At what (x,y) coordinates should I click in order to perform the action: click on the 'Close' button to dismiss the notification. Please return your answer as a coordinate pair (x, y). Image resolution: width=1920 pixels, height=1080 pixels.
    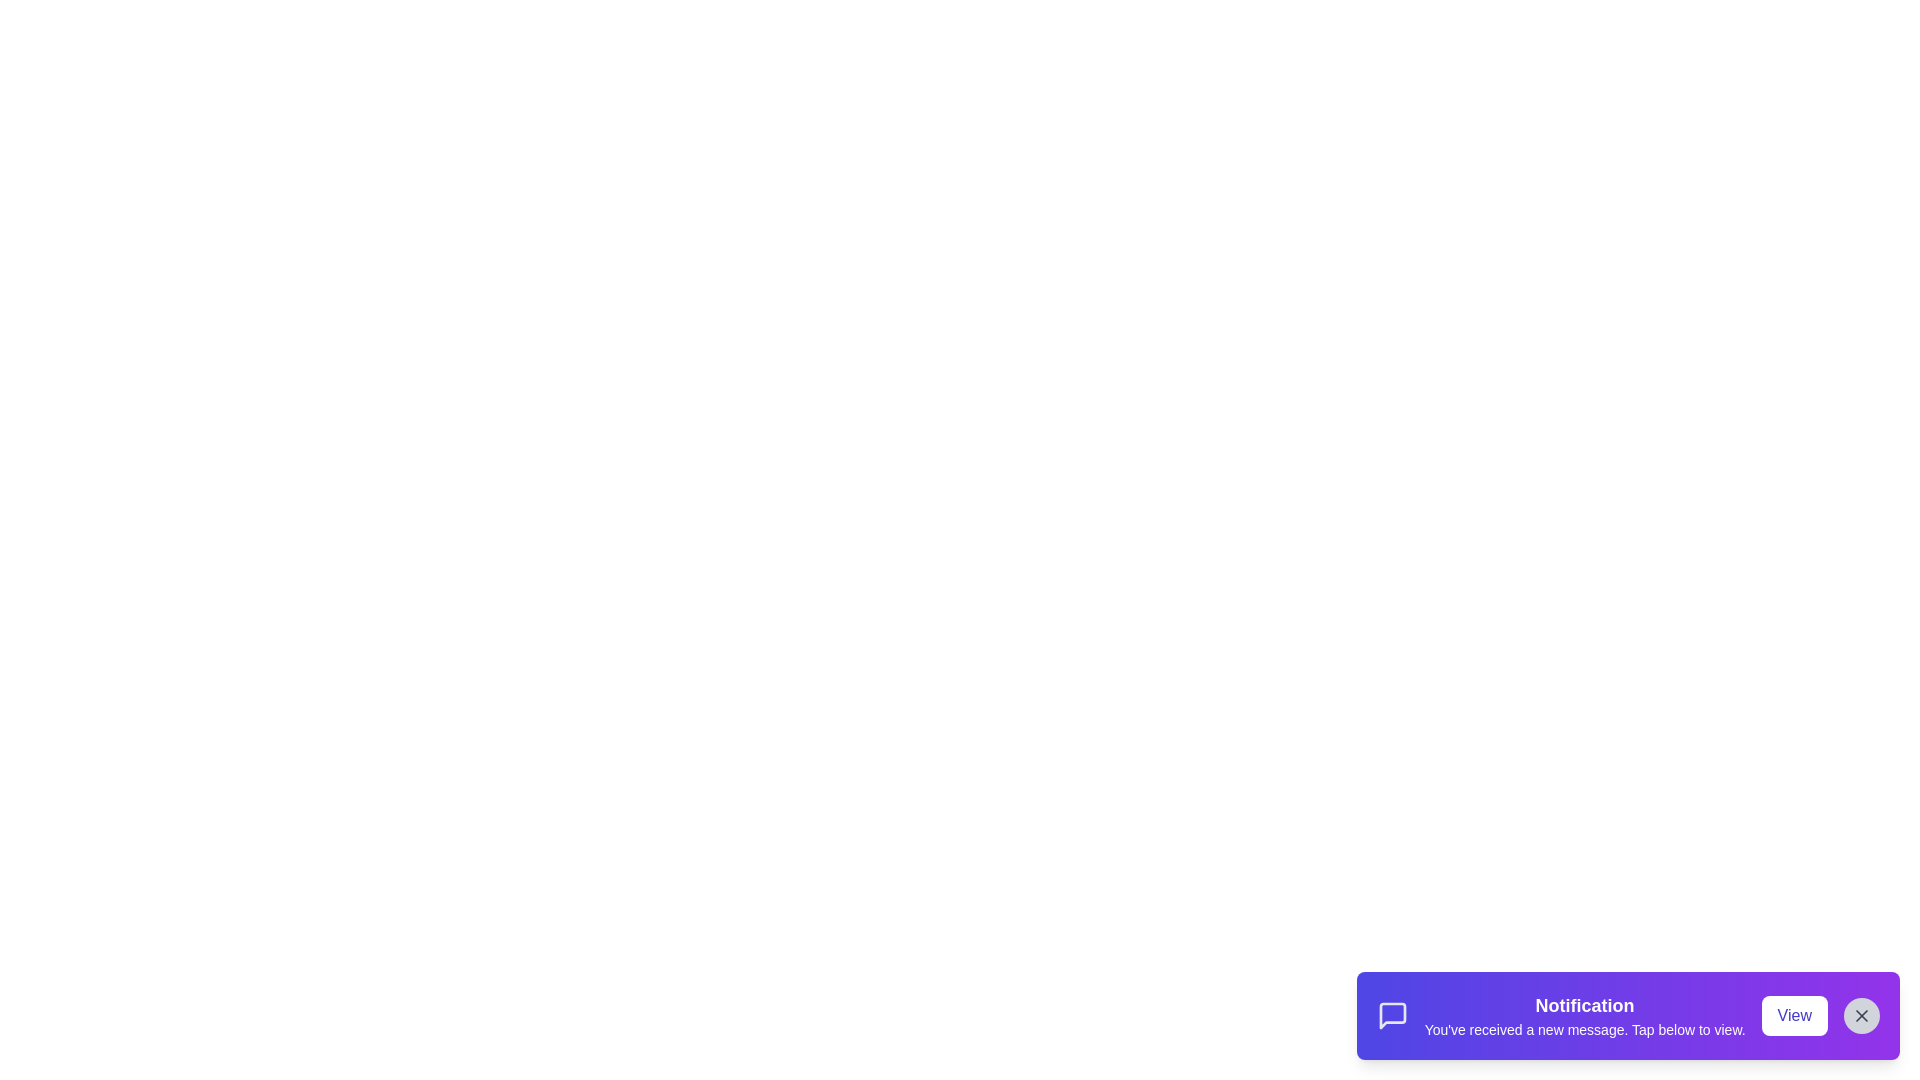
    Looking at the image, I should click on (1861, 1015).